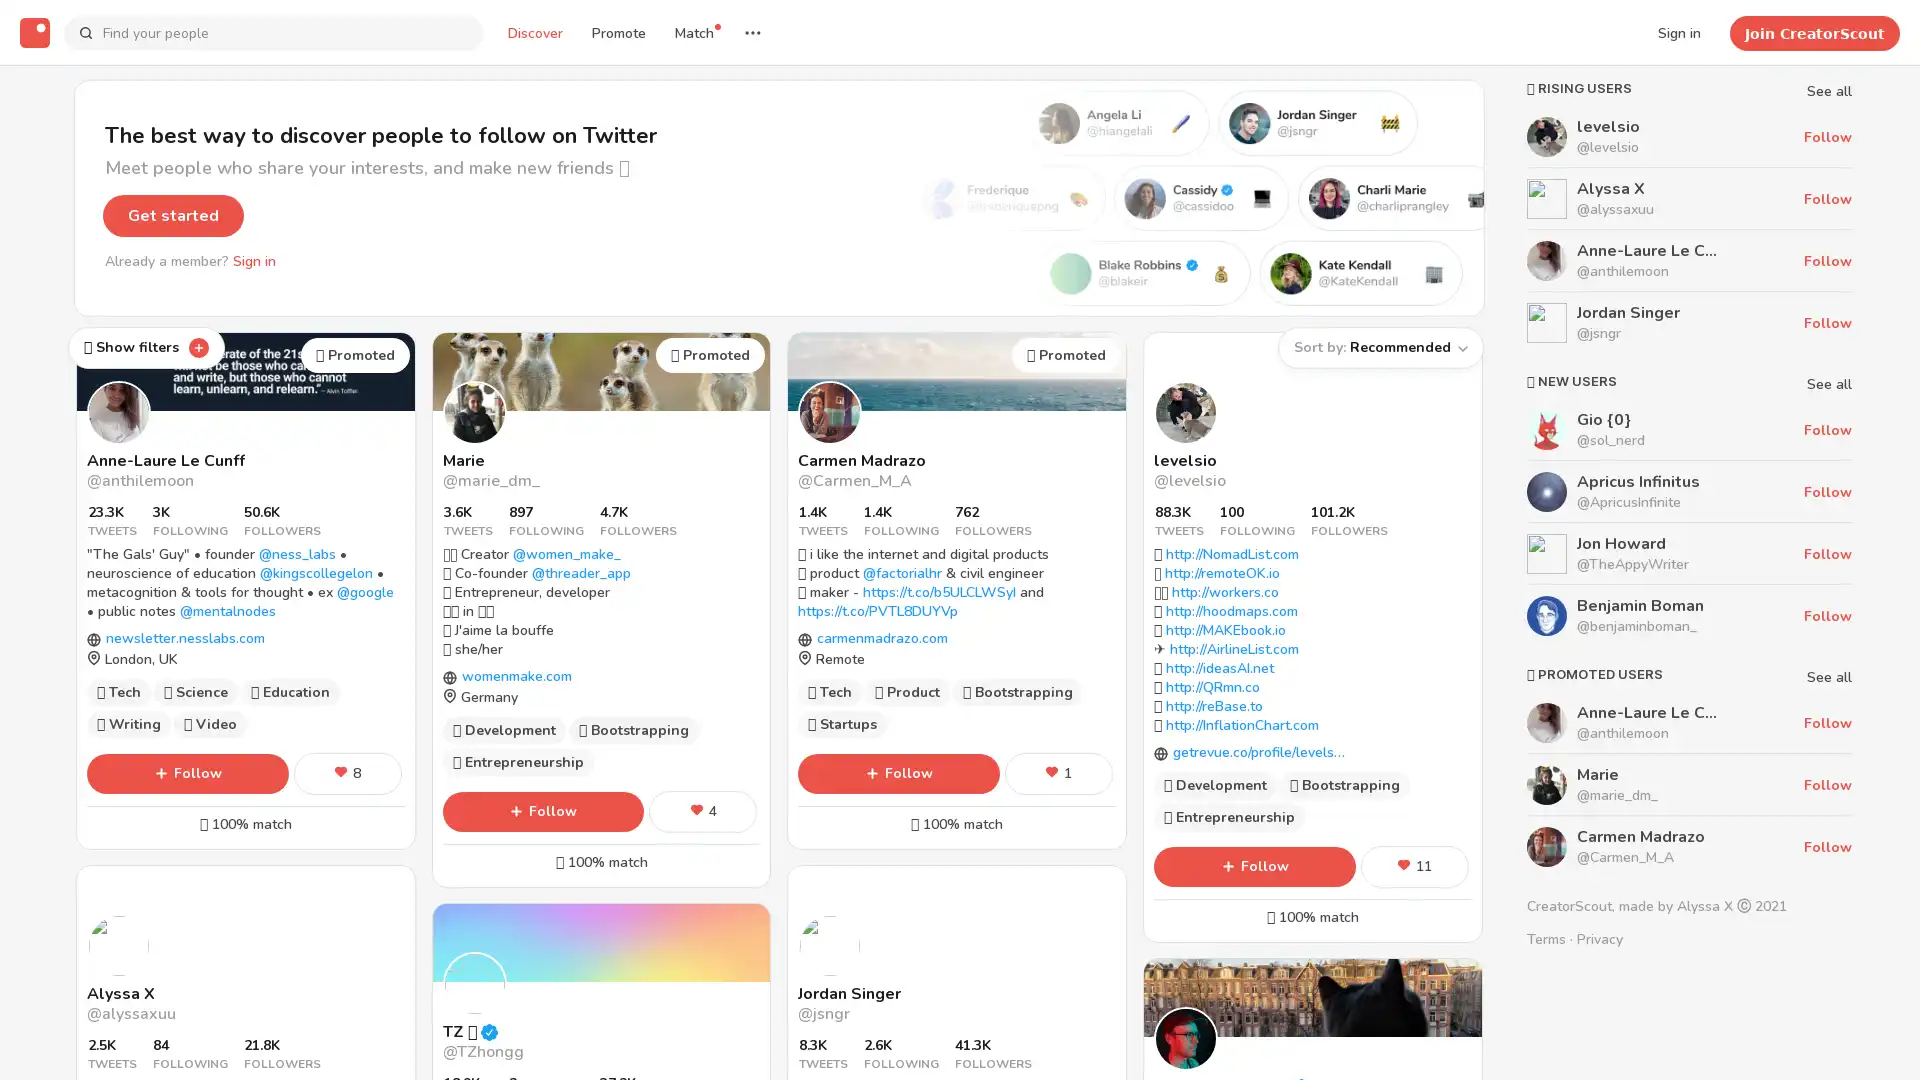 Image resolution: width=1920 pixels, height=1080 pixels. Describe the element at coordinates (1814, 32) in the screenshot. I see `Join CreatorScout` at that location.